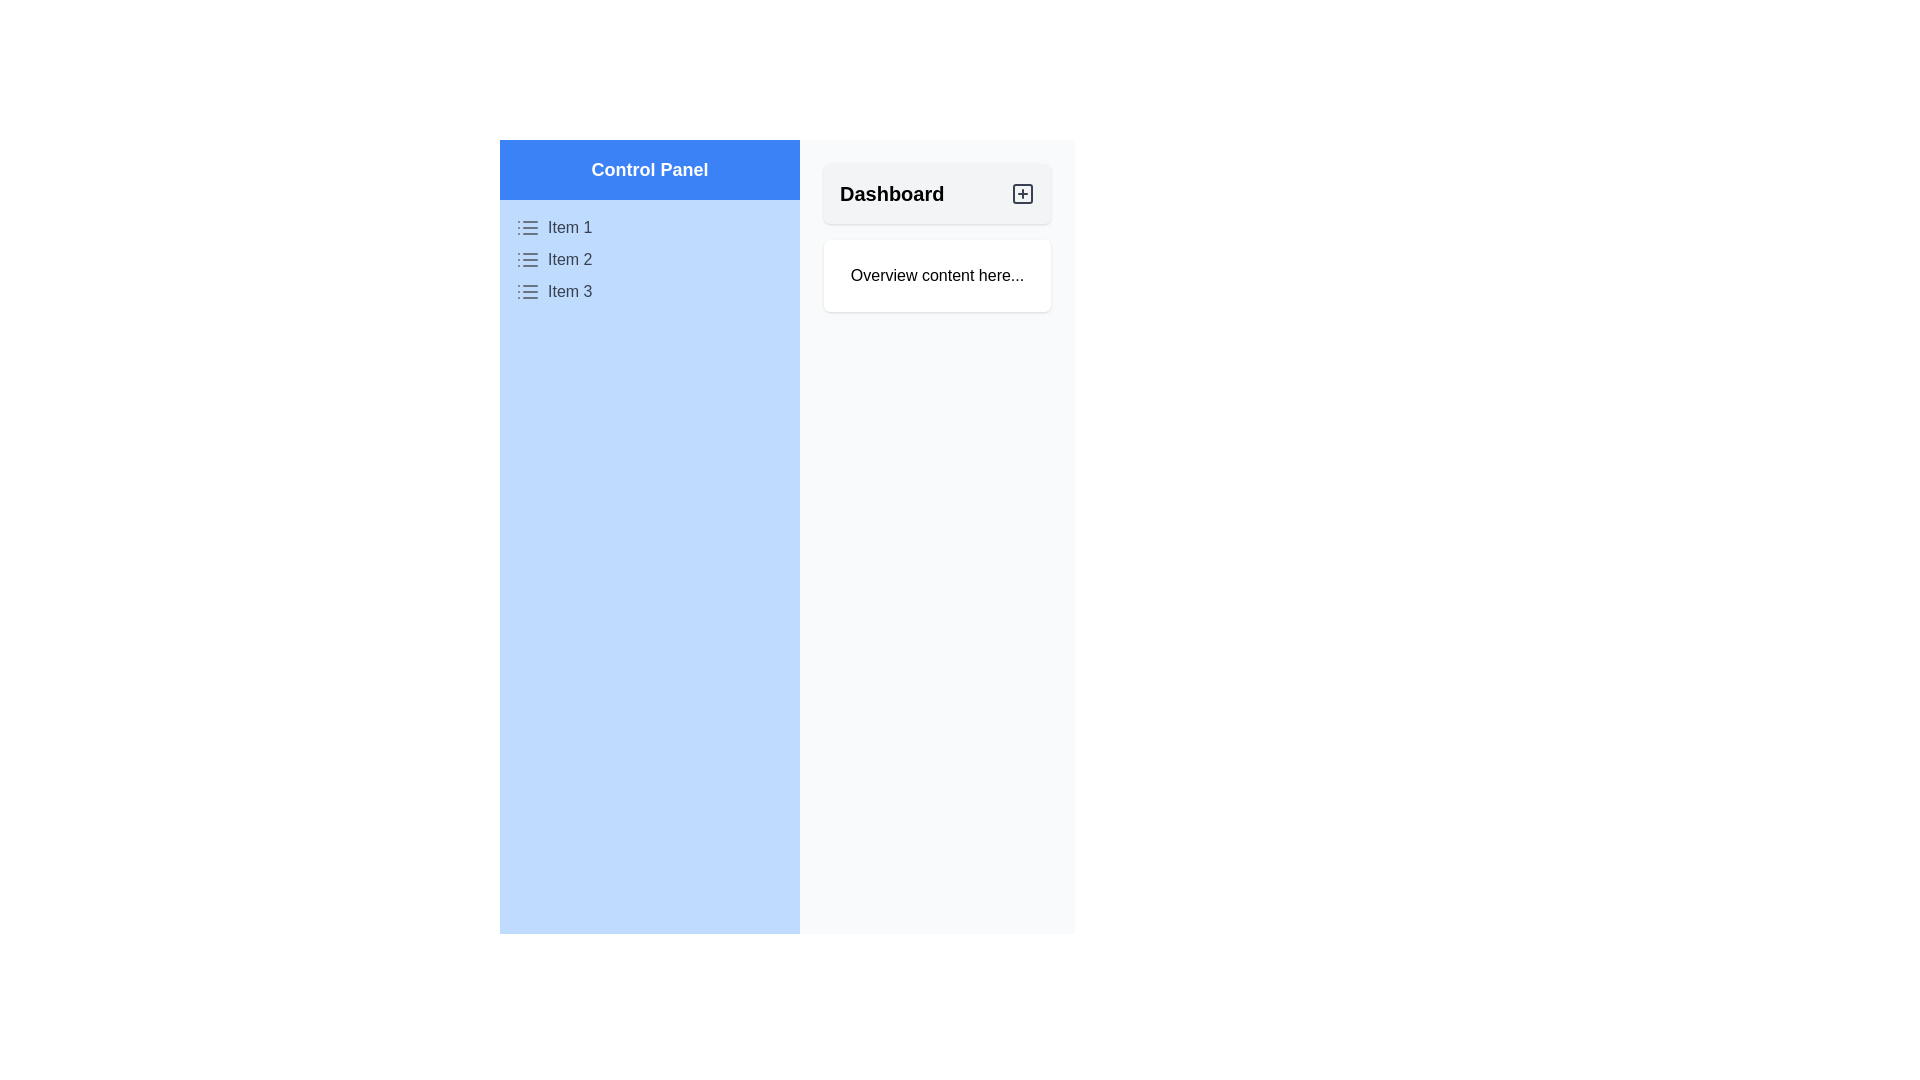 Image resolution: width=1920 pixels, height=1080 pixels. Describe the element at coordinates (649, 168) in the screenshot. I see `the header element located at the top of the left sidebar, which categorizes or groups related actions or information` at that location.